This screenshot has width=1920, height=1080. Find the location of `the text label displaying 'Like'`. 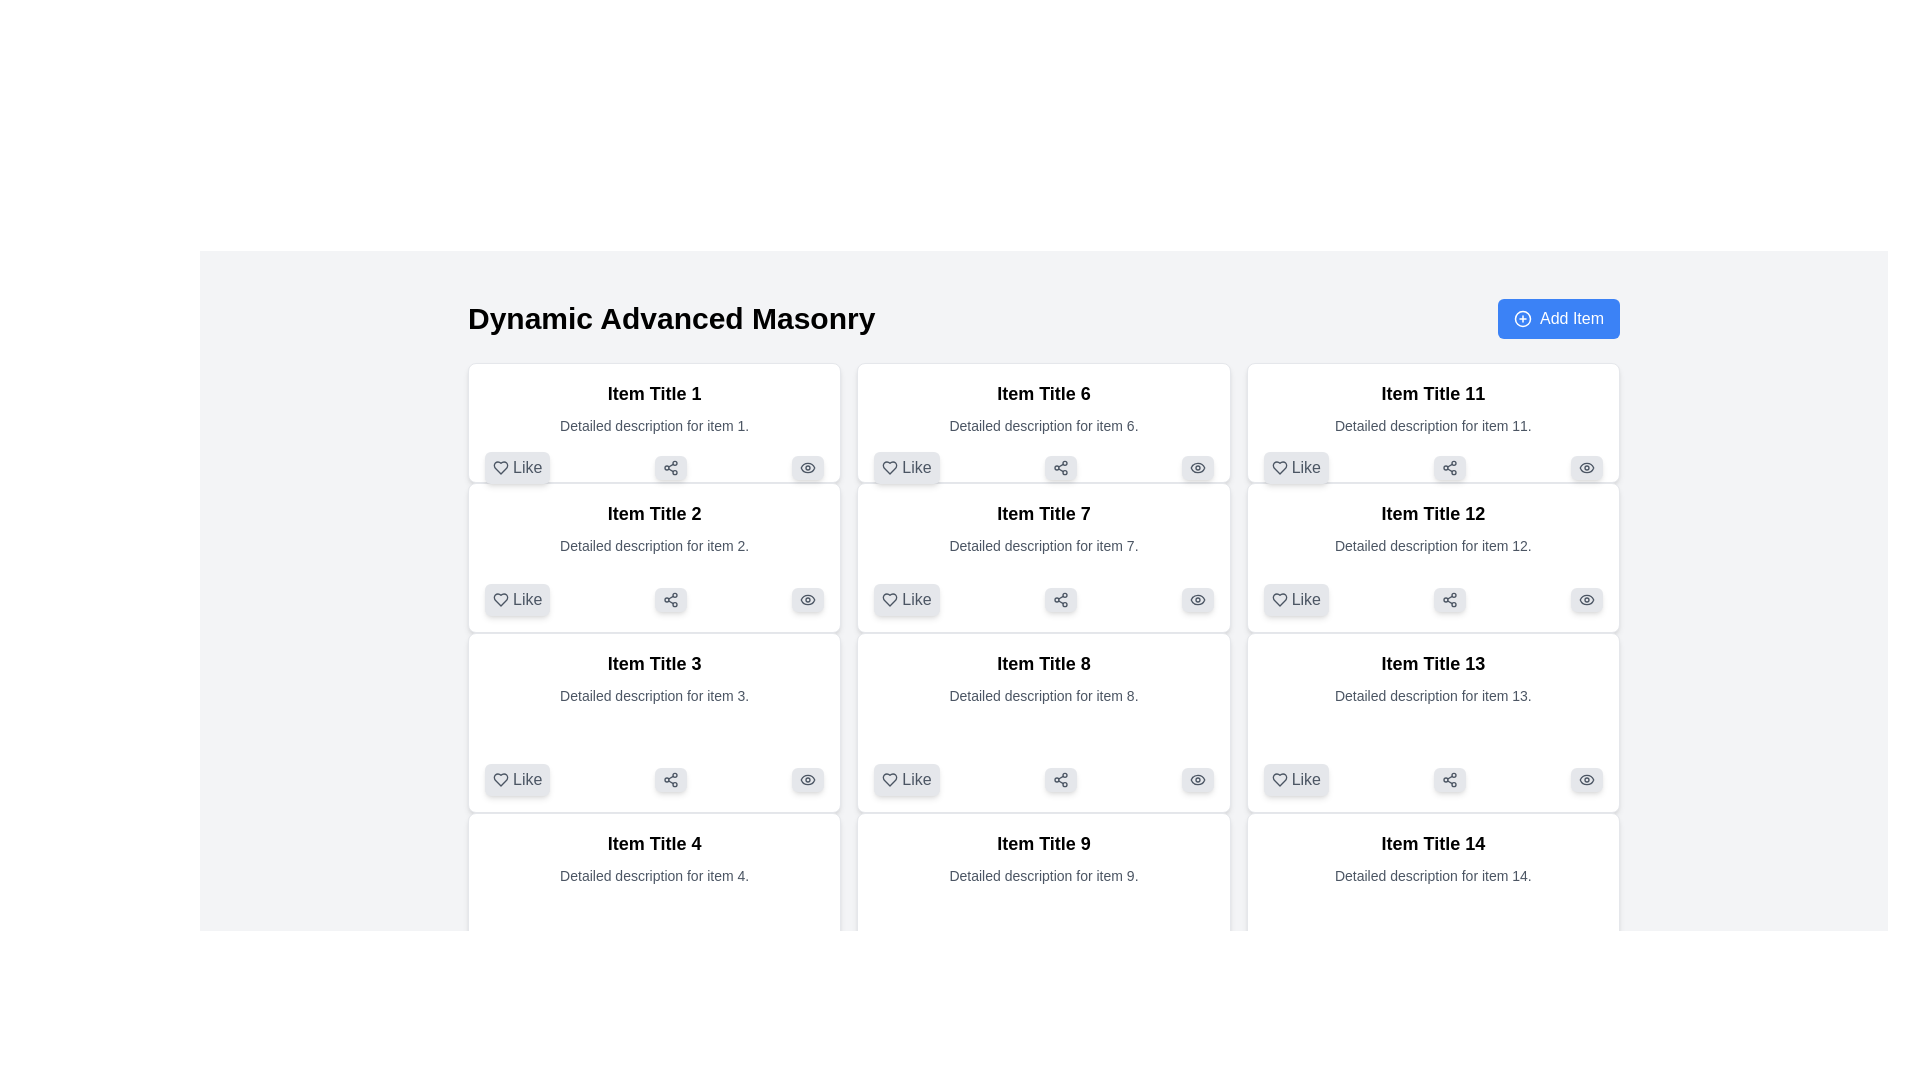

the text label displaying 'Like' is located at coordinates (1306, 599).